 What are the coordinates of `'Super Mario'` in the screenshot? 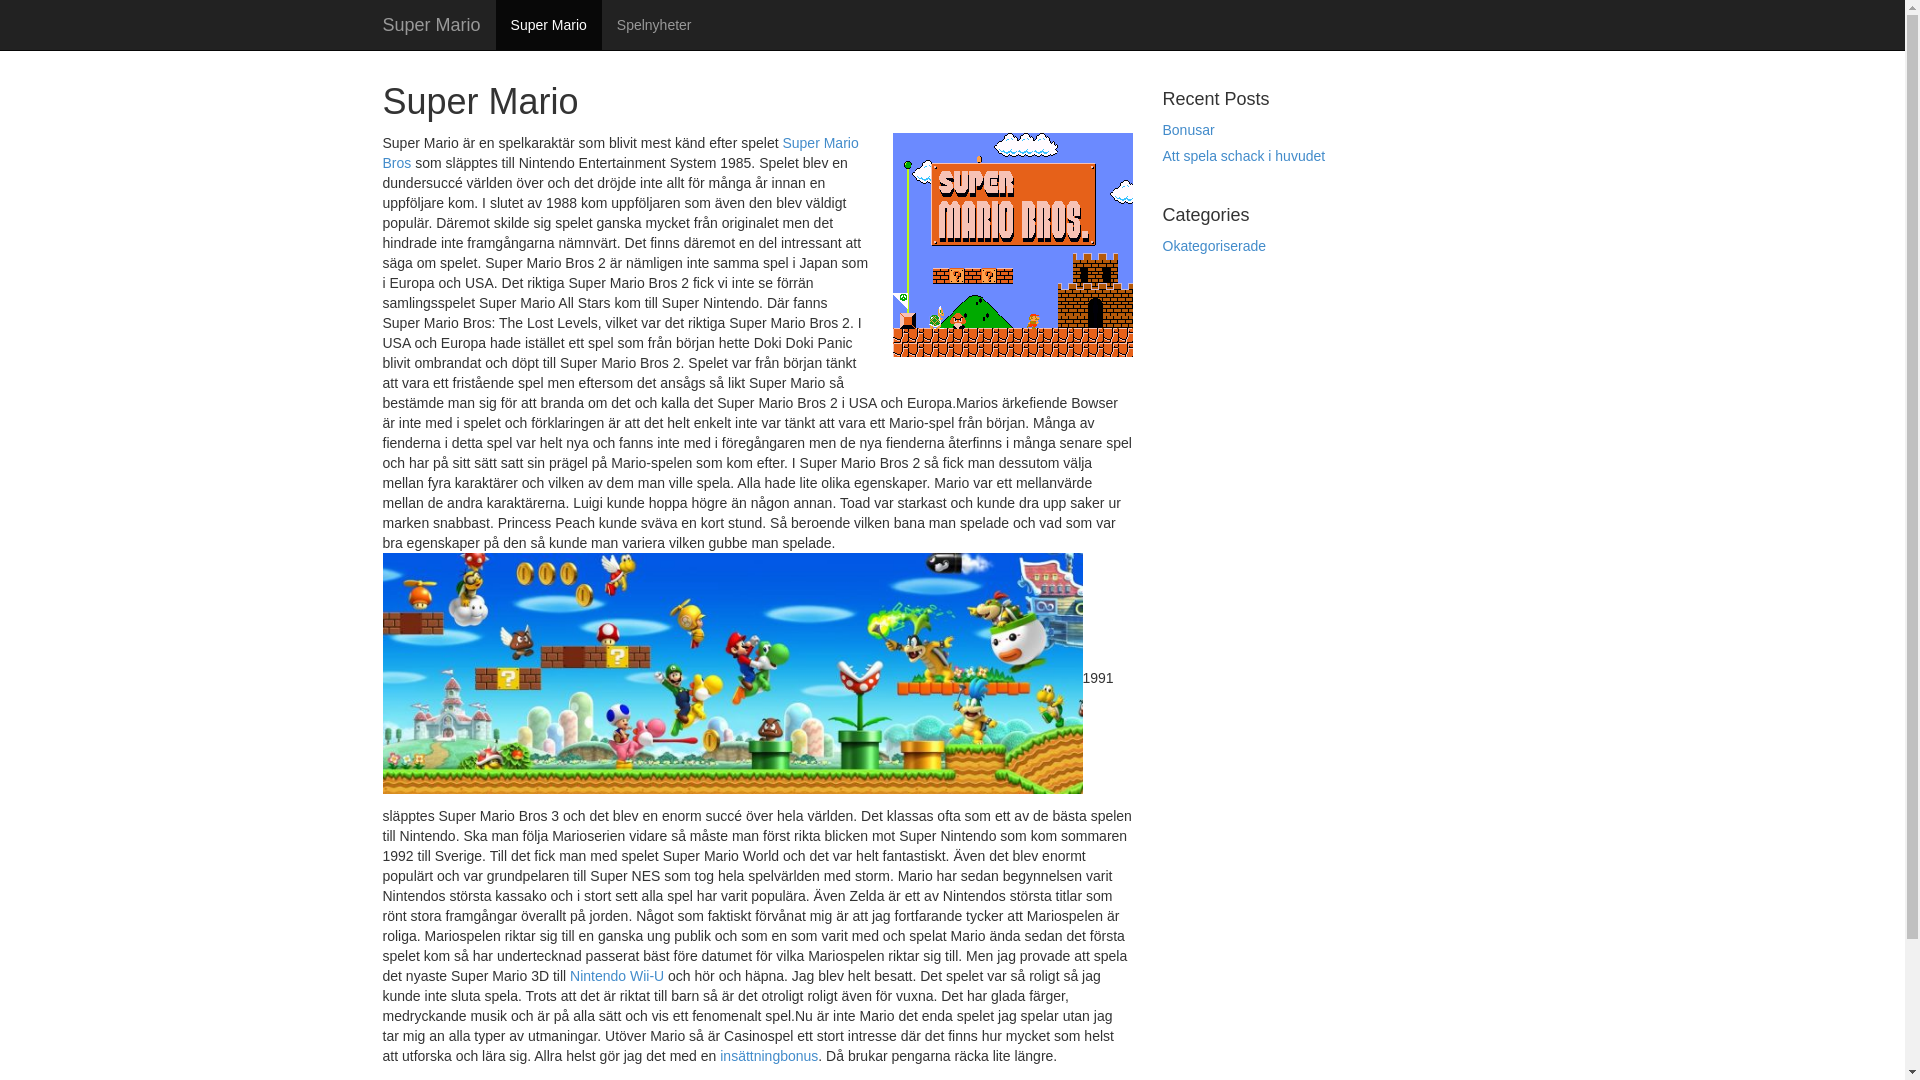 It's located at (495, 24).